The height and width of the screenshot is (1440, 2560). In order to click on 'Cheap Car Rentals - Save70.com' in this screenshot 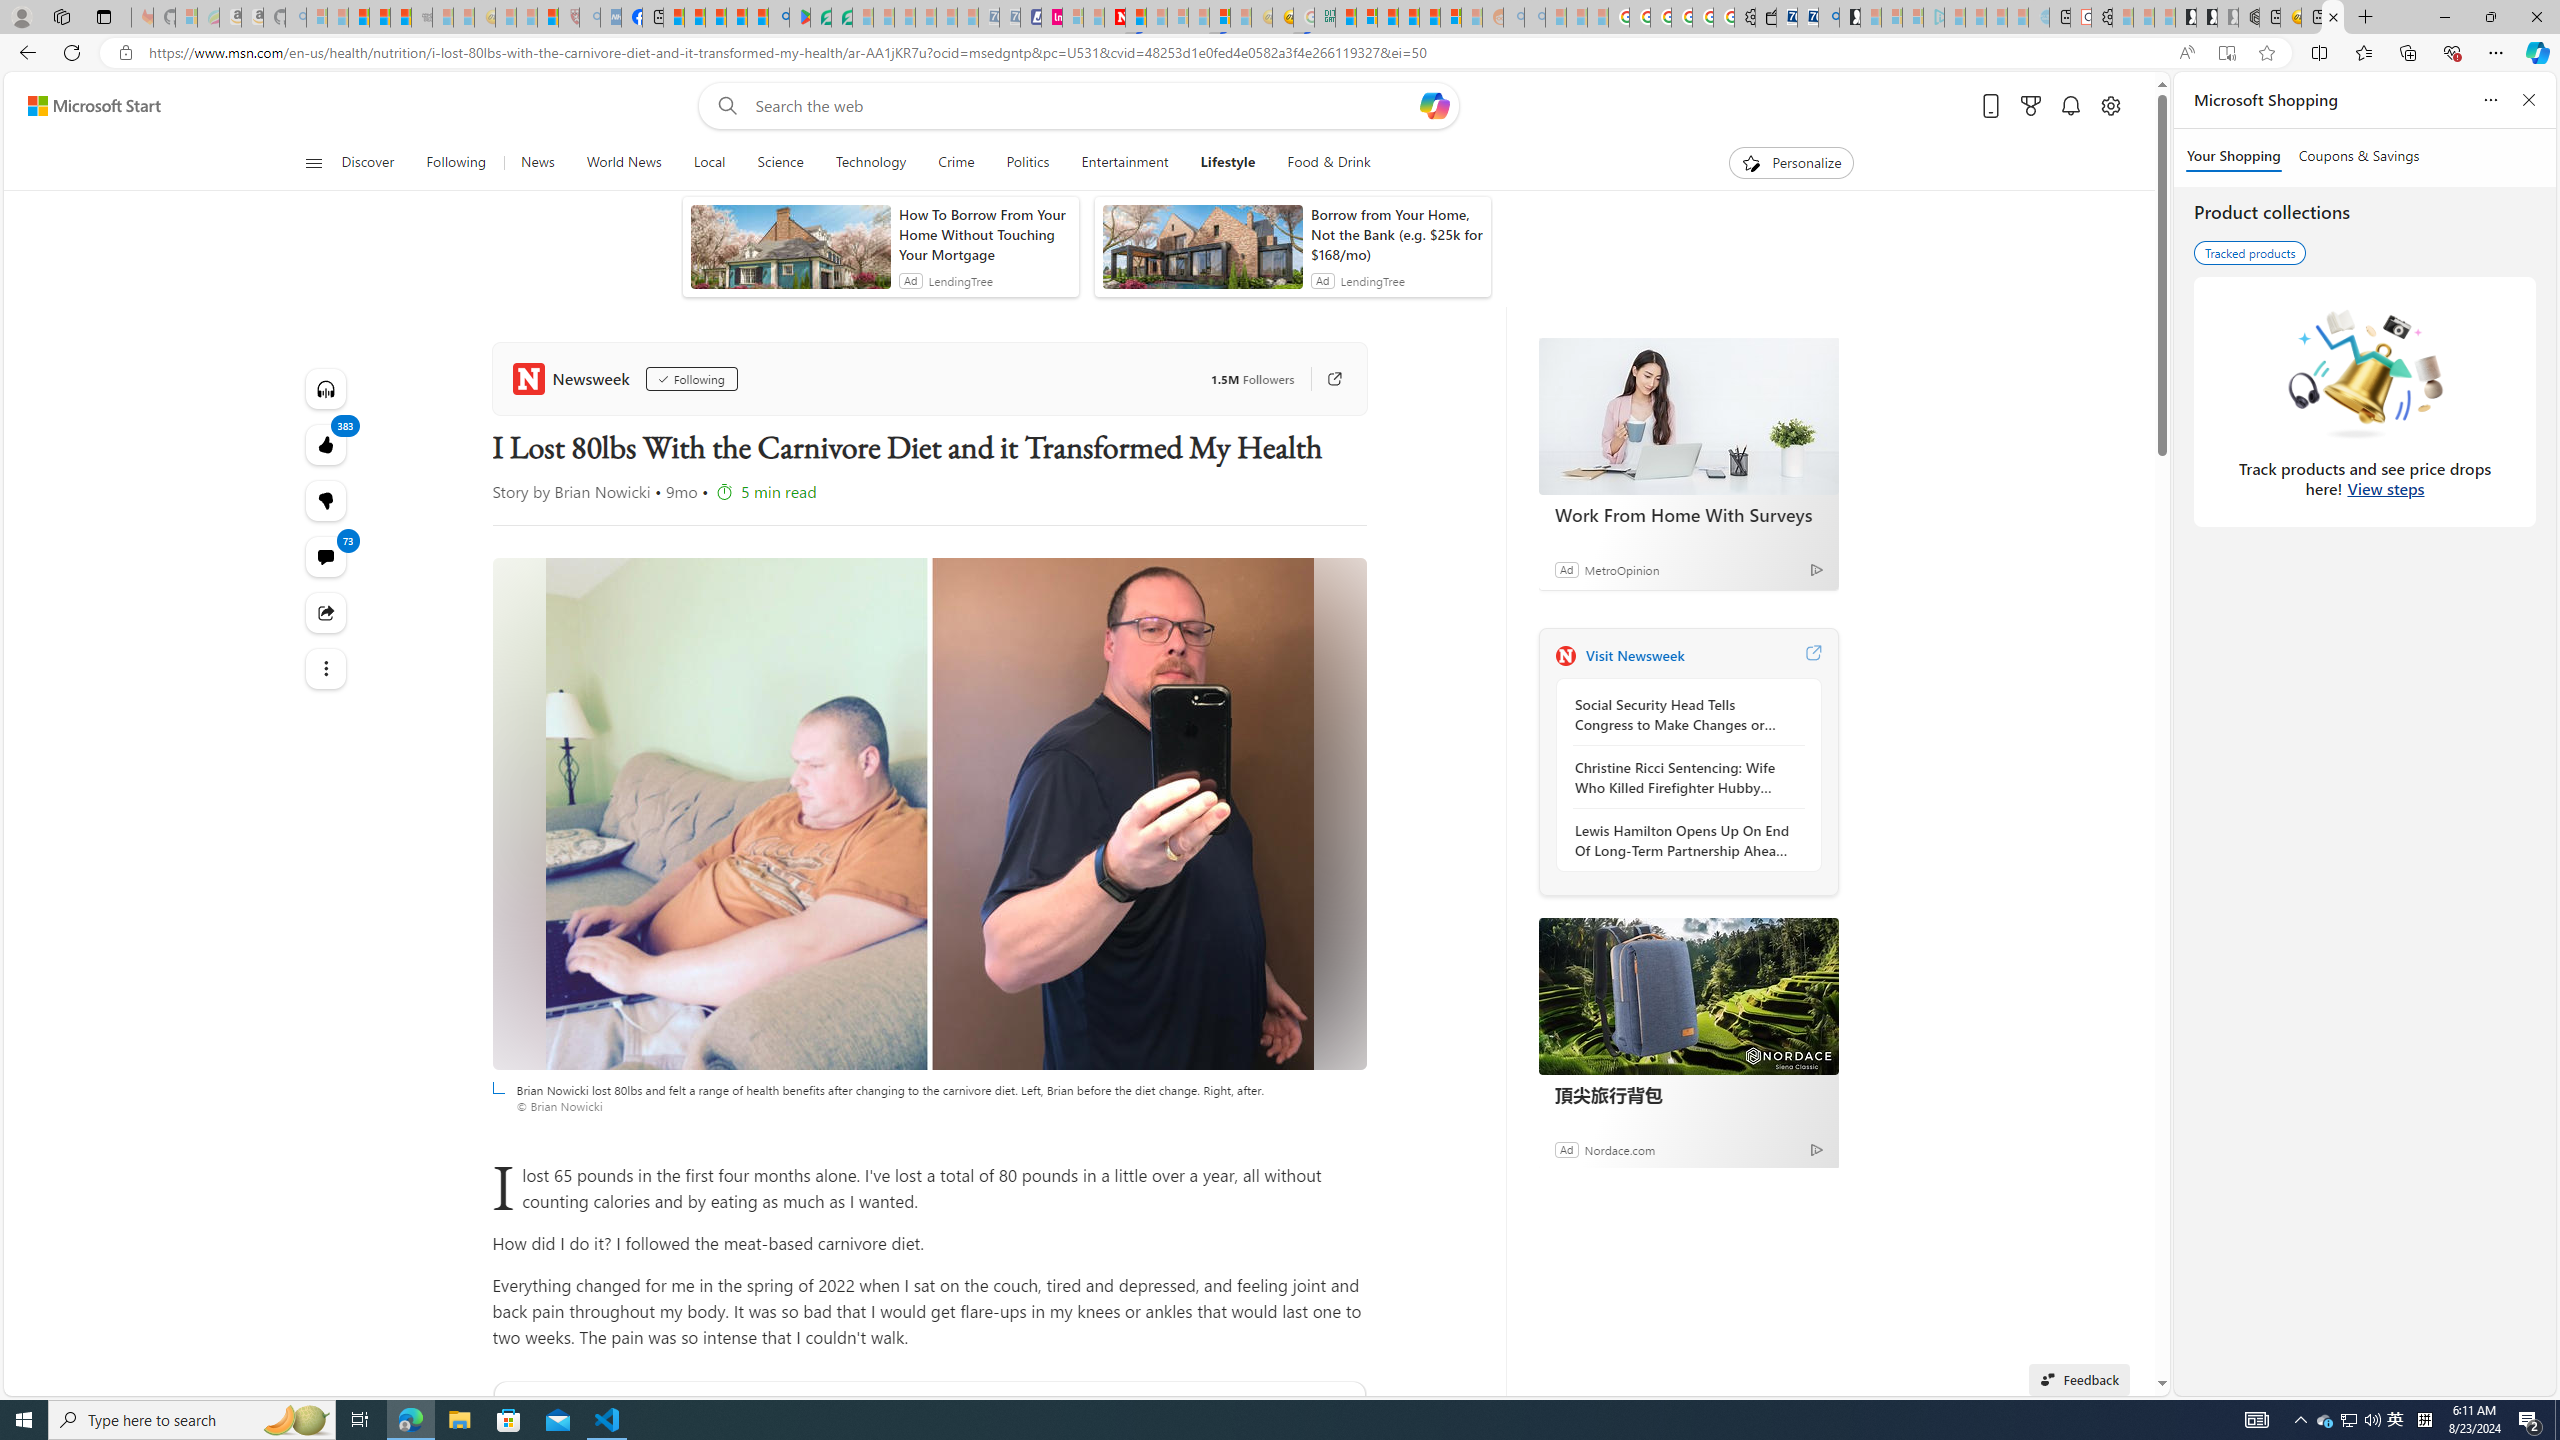, I will do `click(1807, 16)`.